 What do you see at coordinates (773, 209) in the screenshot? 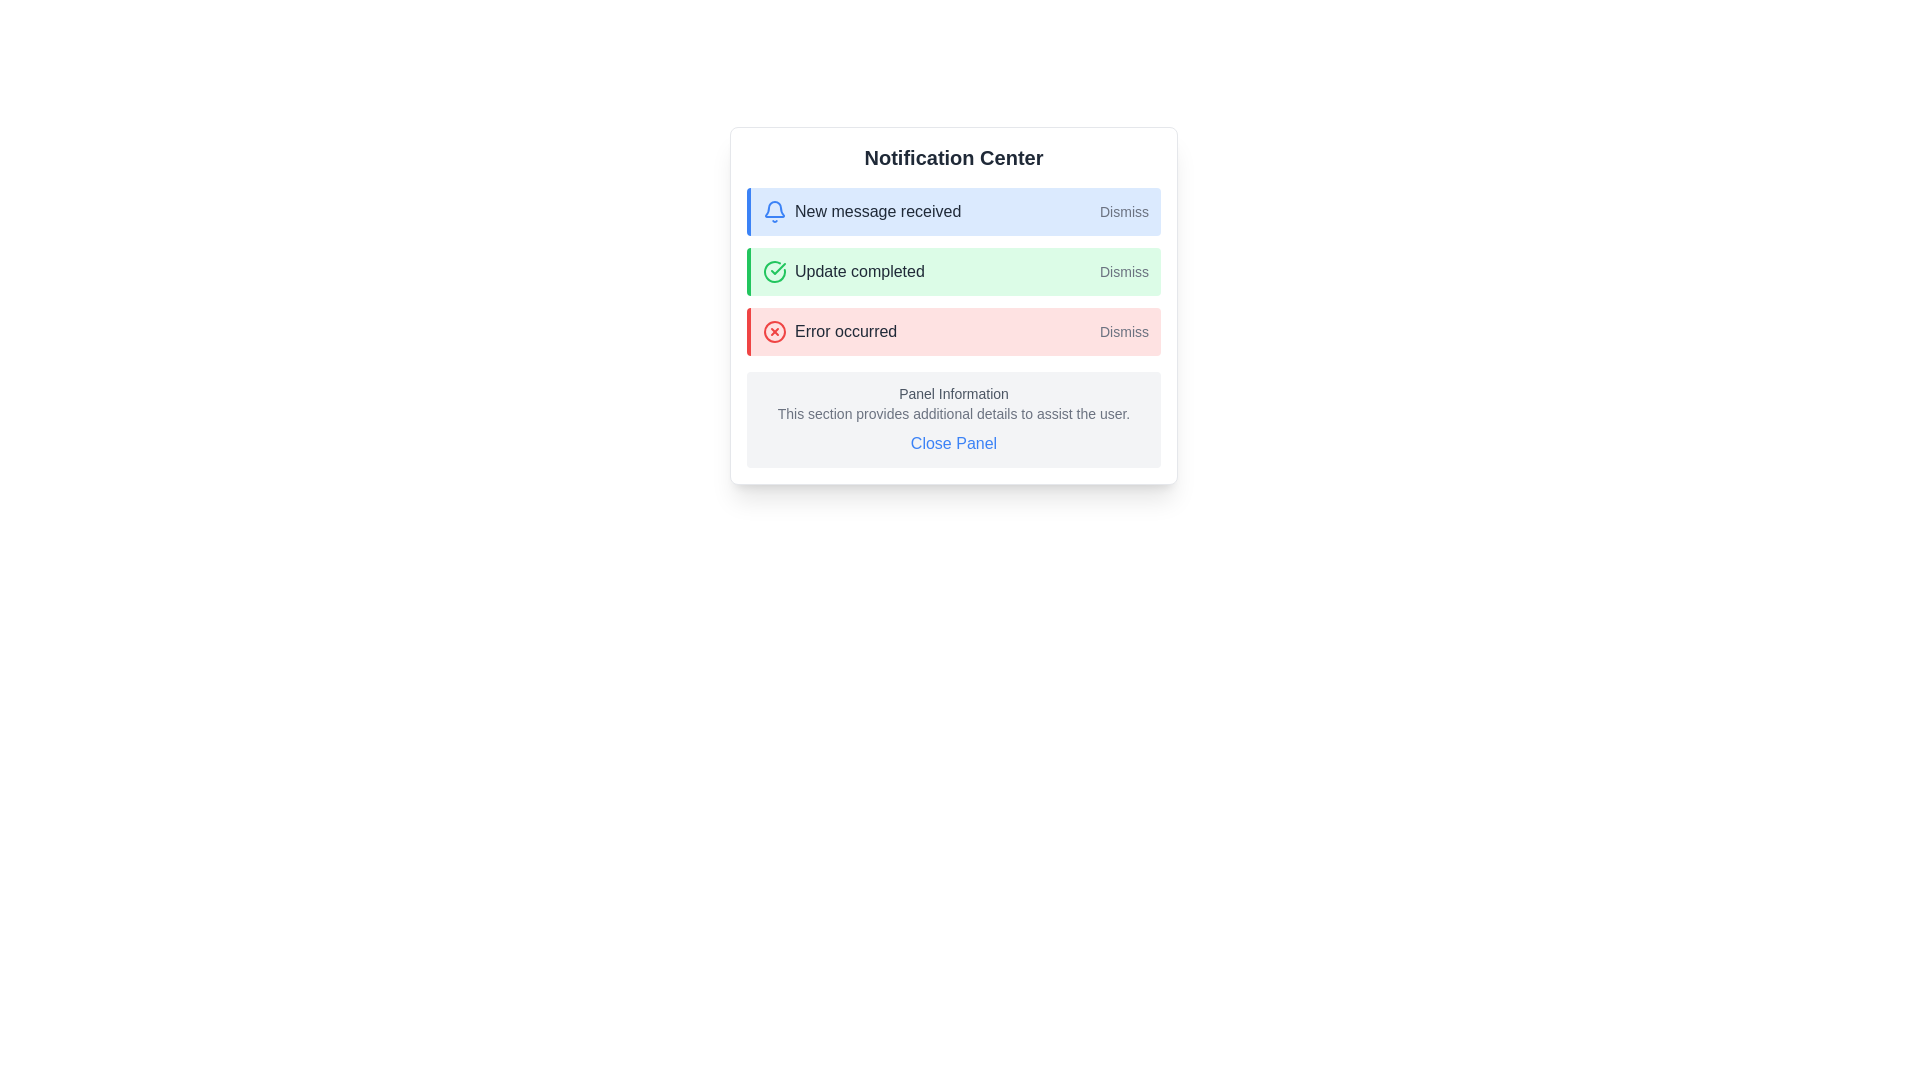
I see `the bell-shaped notification icon located at the upper-left corner of the notification center panel, which is styled with a blue outline` at bounding box center [773, 209].